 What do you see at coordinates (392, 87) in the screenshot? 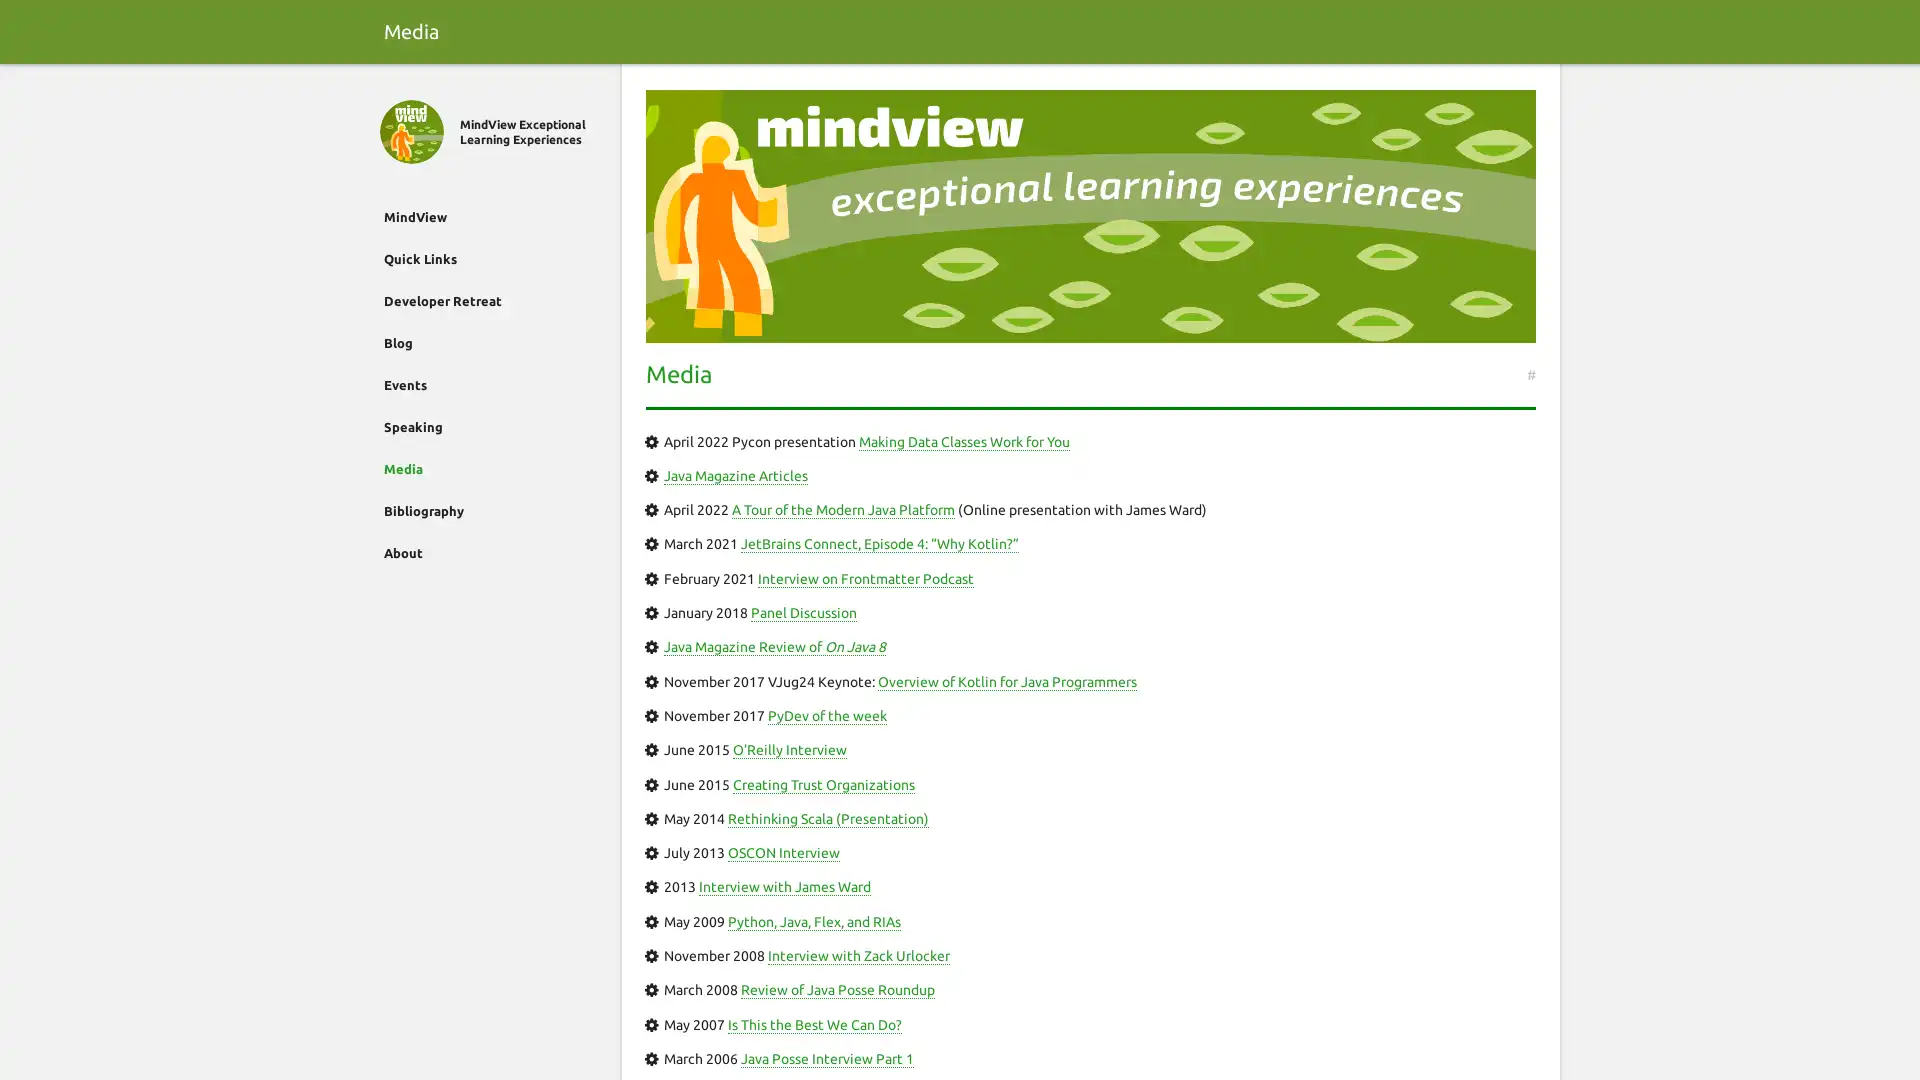
I see `Close` at bounding box center [392, 87].